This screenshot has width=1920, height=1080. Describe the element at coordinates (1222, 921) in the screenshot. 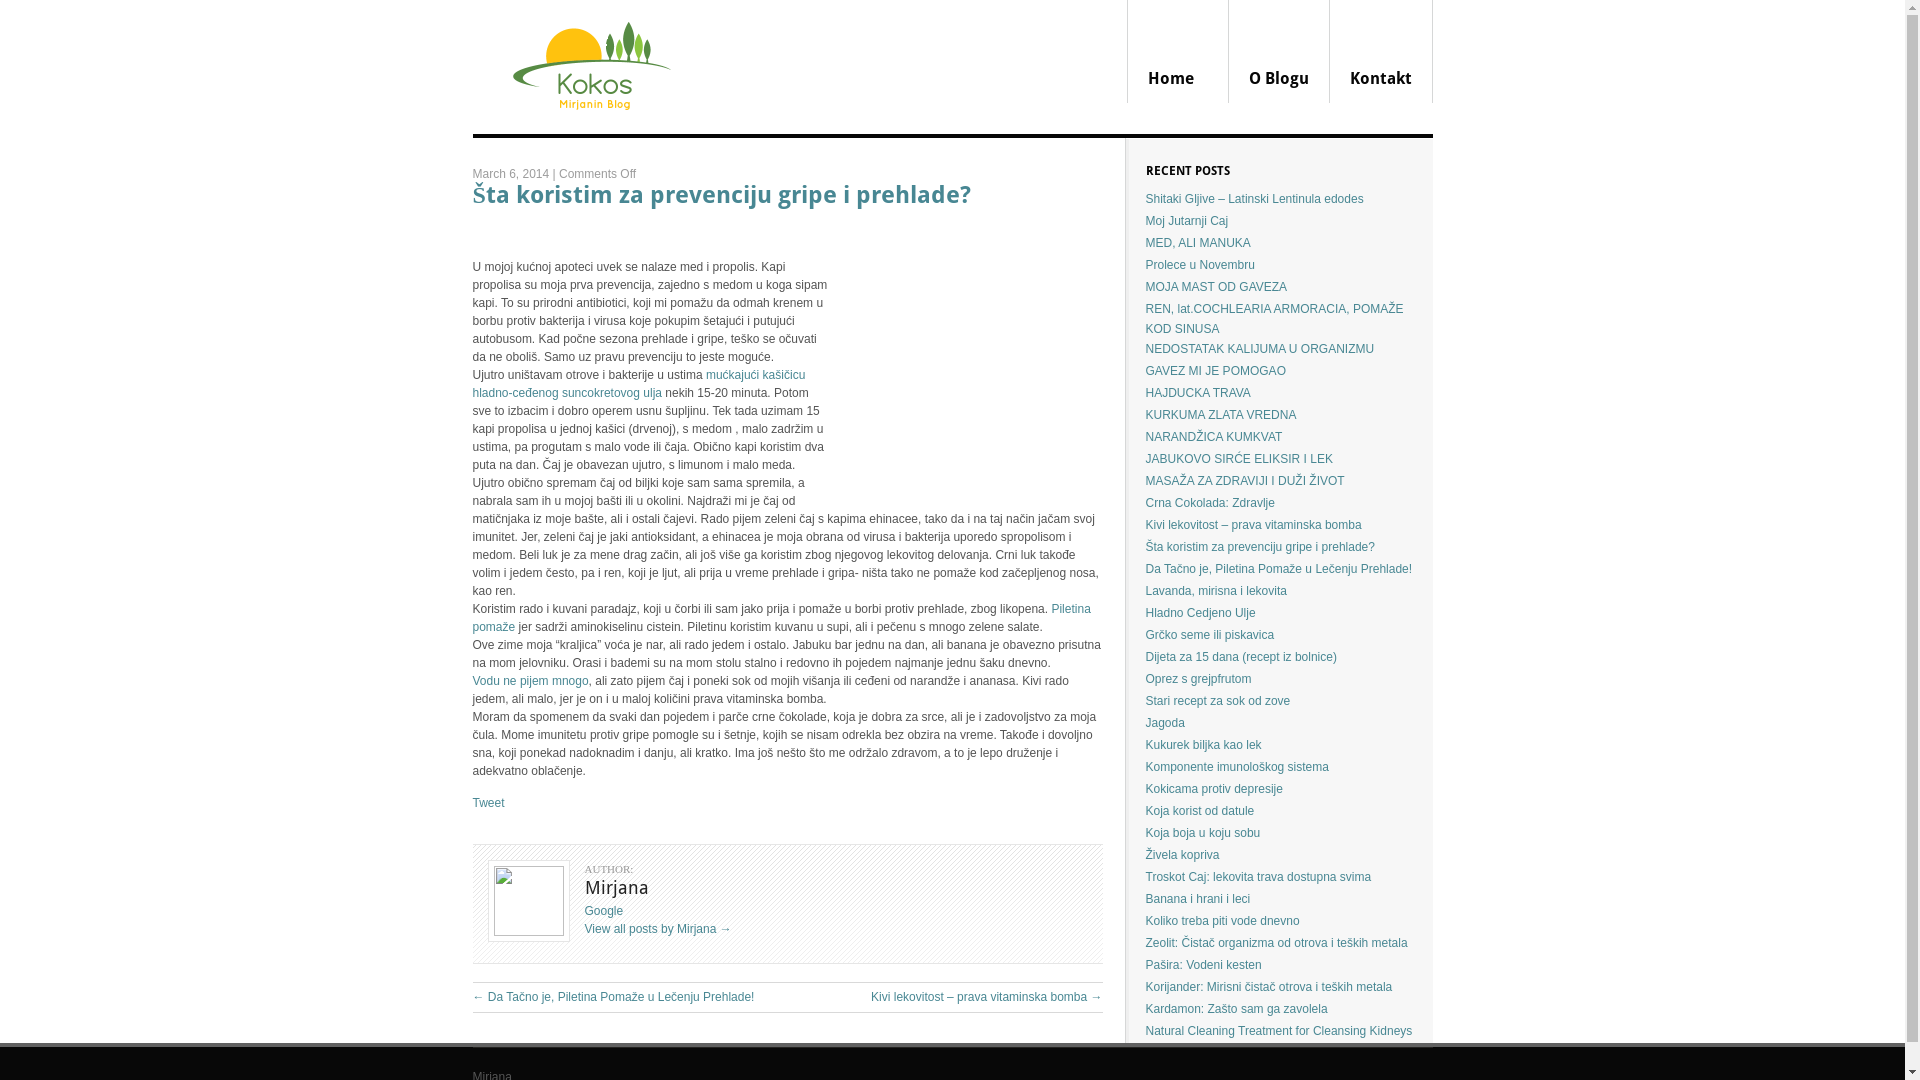

I see `'Koliko treba piti vode dnevno'` at that location.